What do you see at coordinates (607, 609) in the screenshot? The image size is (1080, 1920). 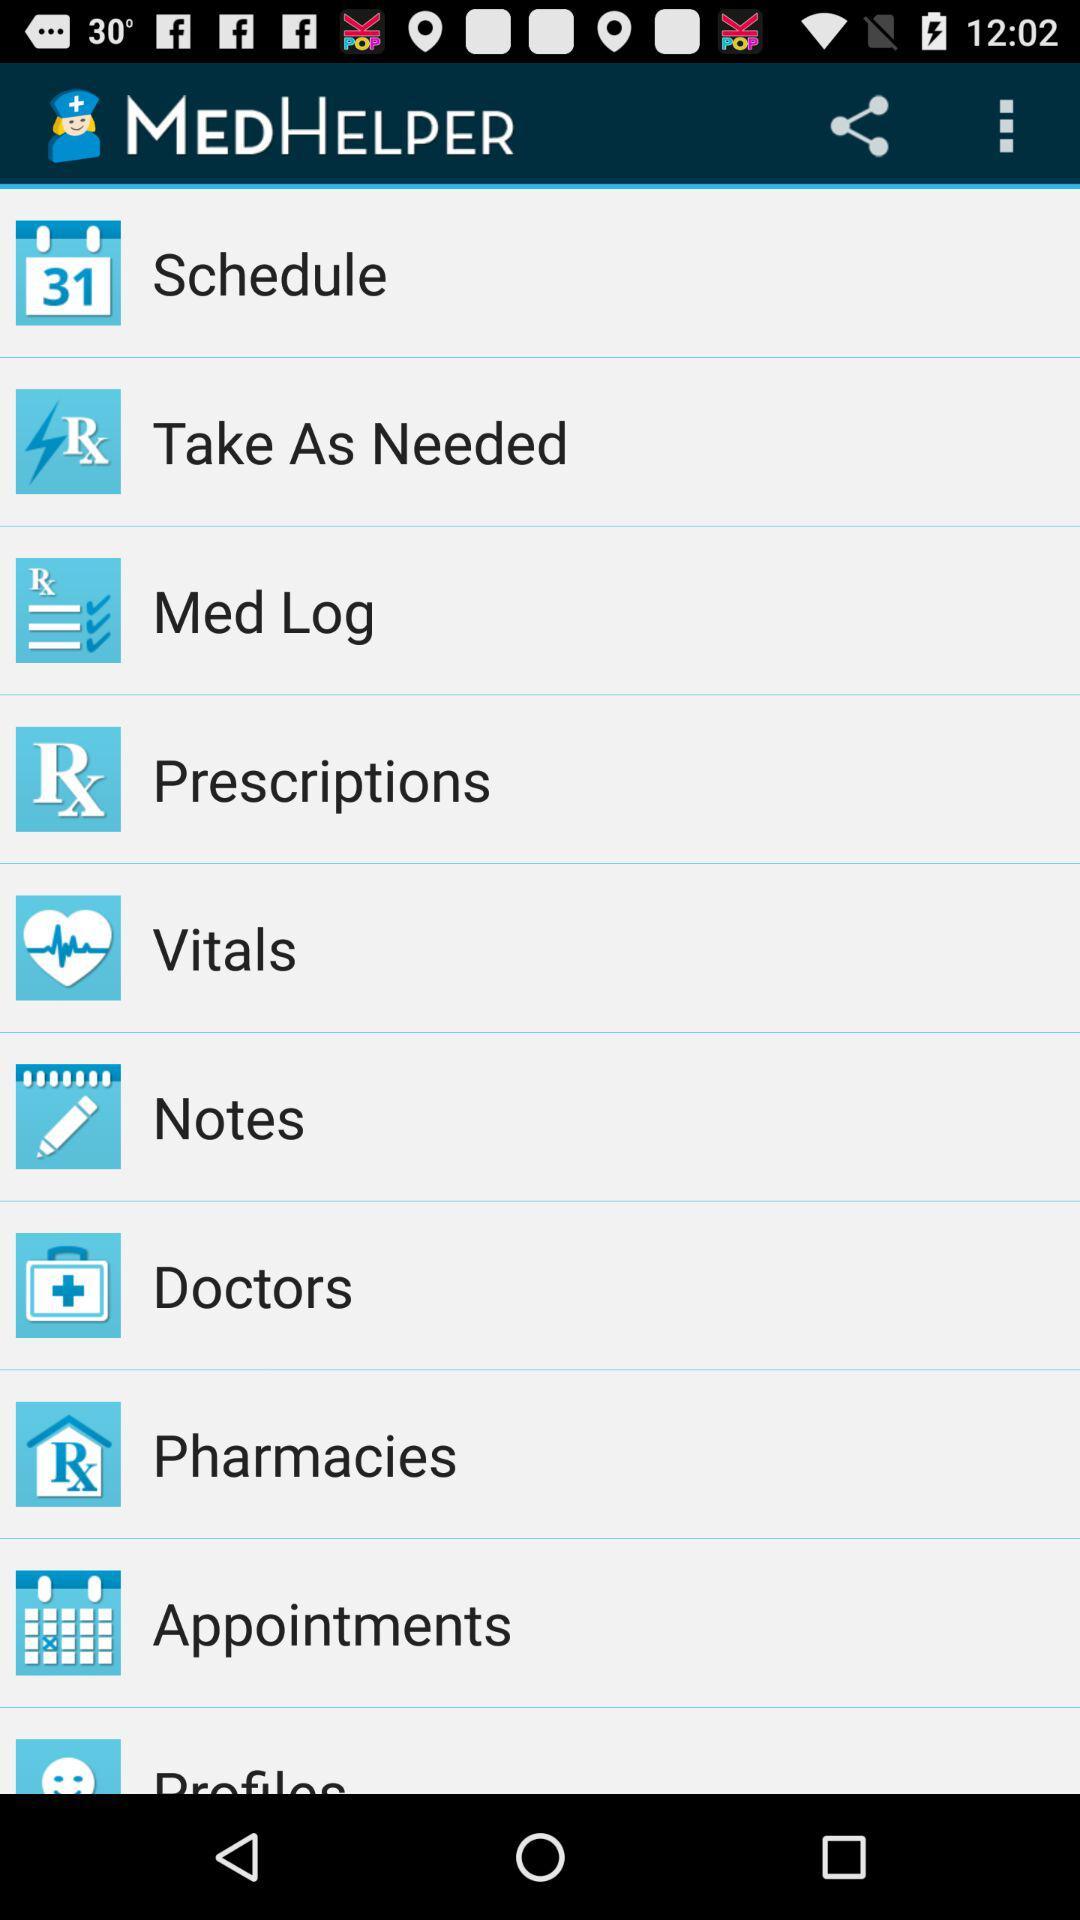 I see `the icon above the prescriptions app` at bounding box center [607, 609].